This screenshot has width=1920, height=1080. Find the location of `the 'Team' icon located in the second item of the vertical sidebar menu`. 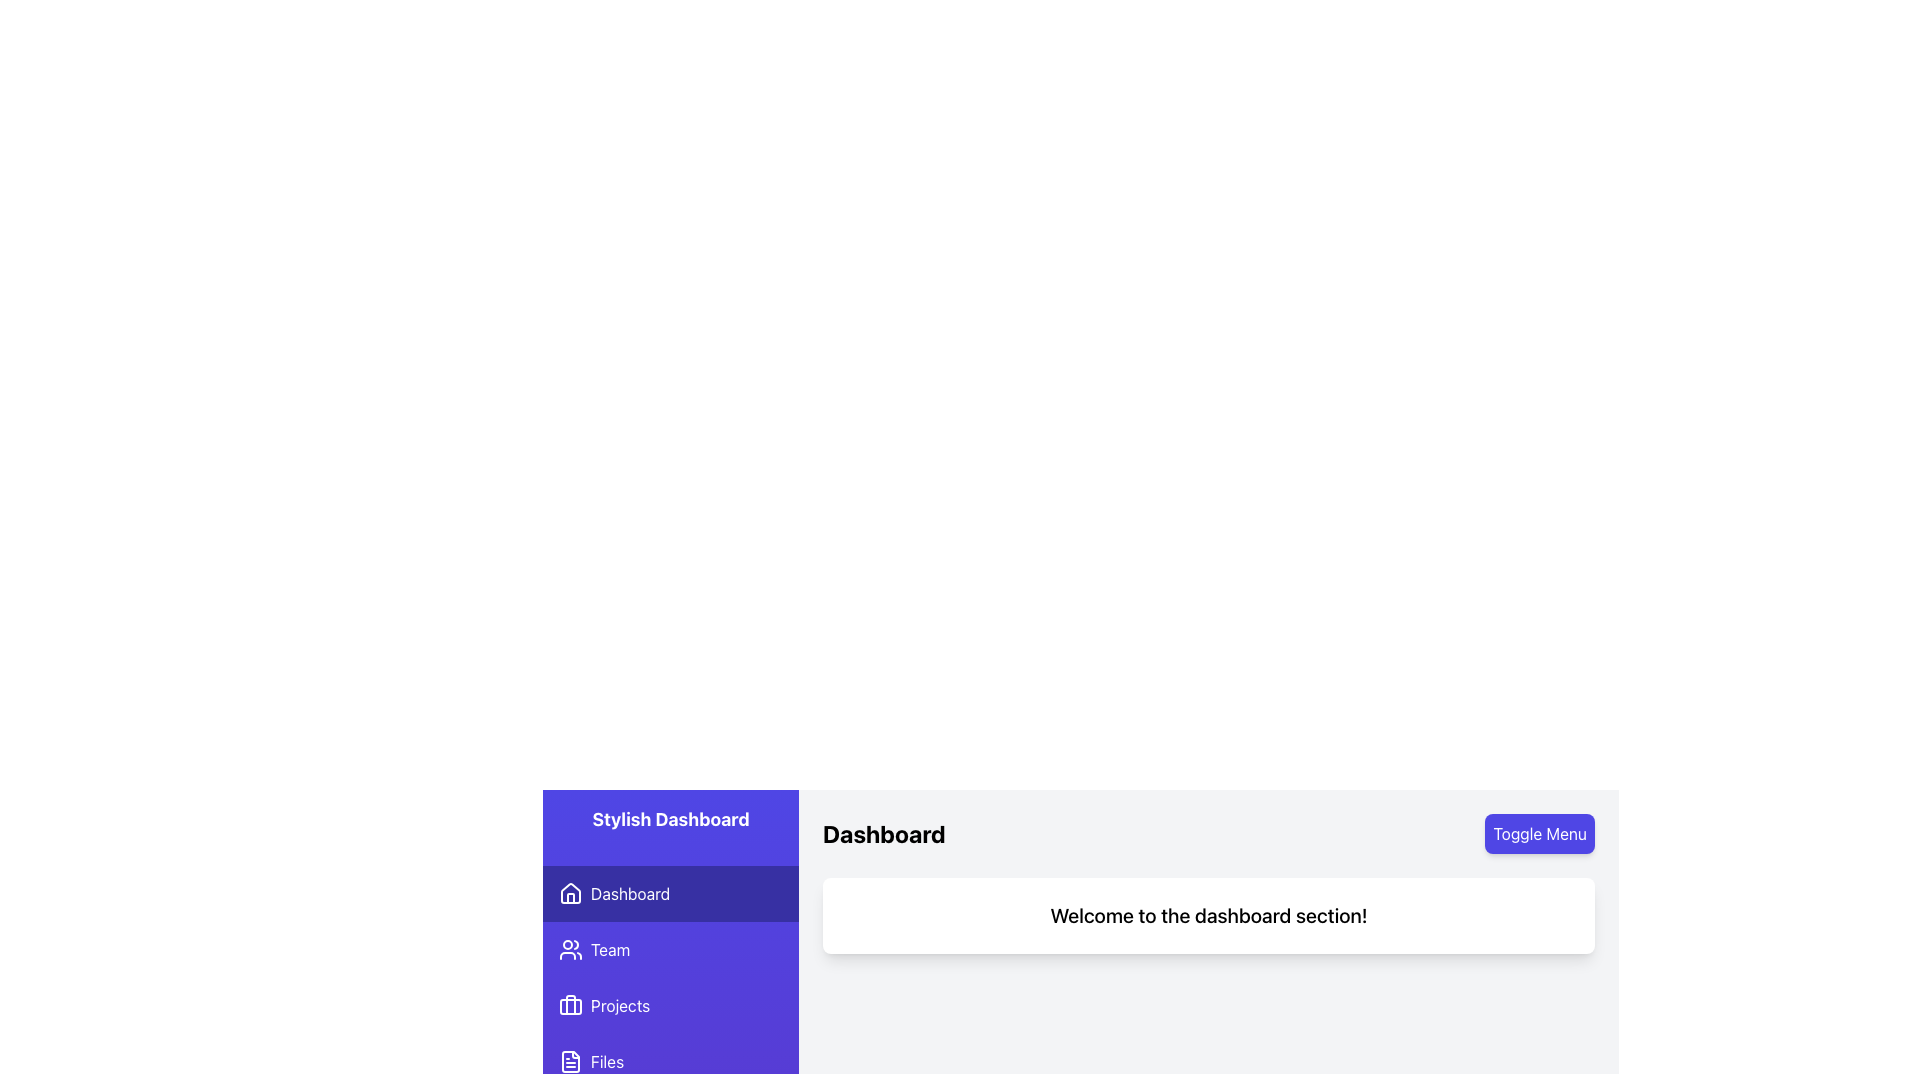

the 'Team' icon located in the second item of the vertical sidebar menu is located at coordinates (570, 948).